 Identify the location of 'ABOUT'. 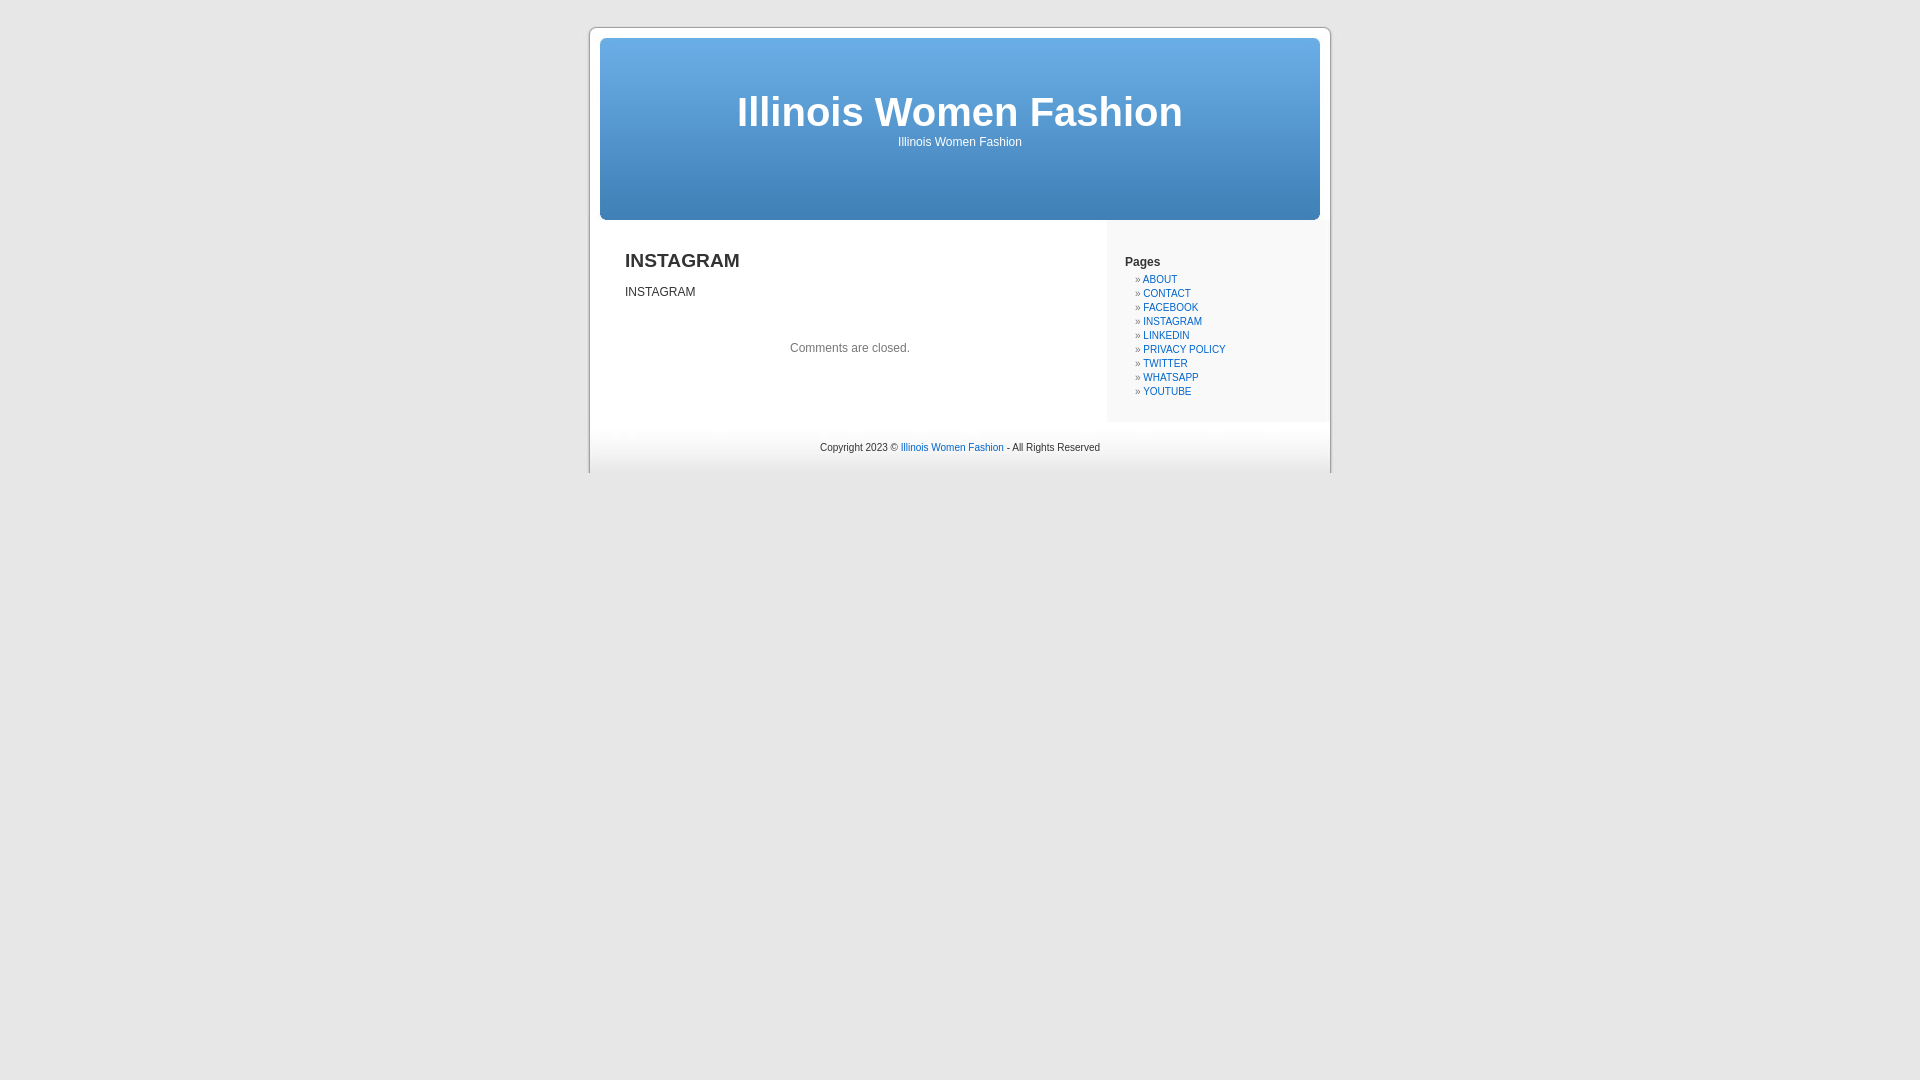
(1160, 279).